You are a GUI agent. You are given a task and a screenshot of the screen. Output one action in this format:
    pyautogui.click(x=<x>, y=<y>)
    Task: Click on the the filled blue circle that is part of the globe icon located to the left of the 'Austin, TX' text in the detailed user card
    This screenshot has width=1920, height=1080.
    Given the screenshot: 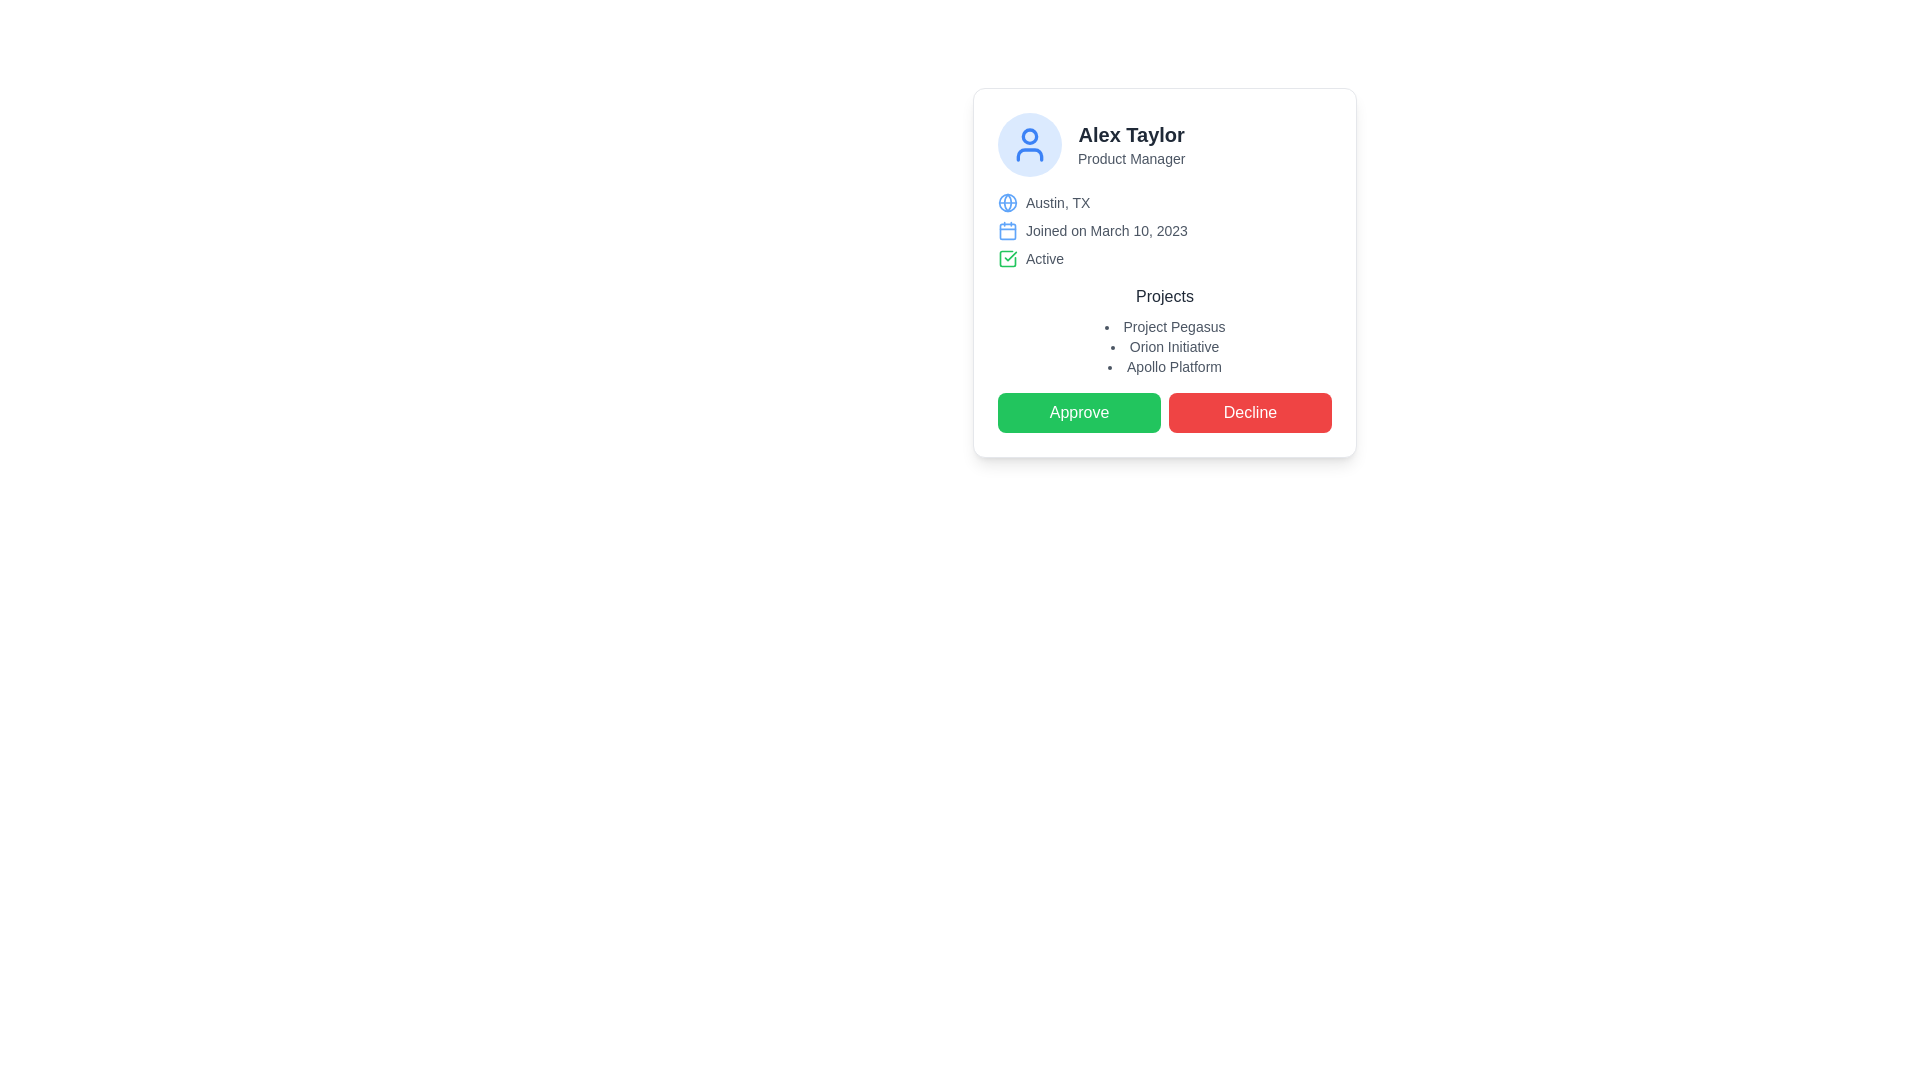 What is the action you would take?
    pyautogui.click(x=1008, y=203)
    